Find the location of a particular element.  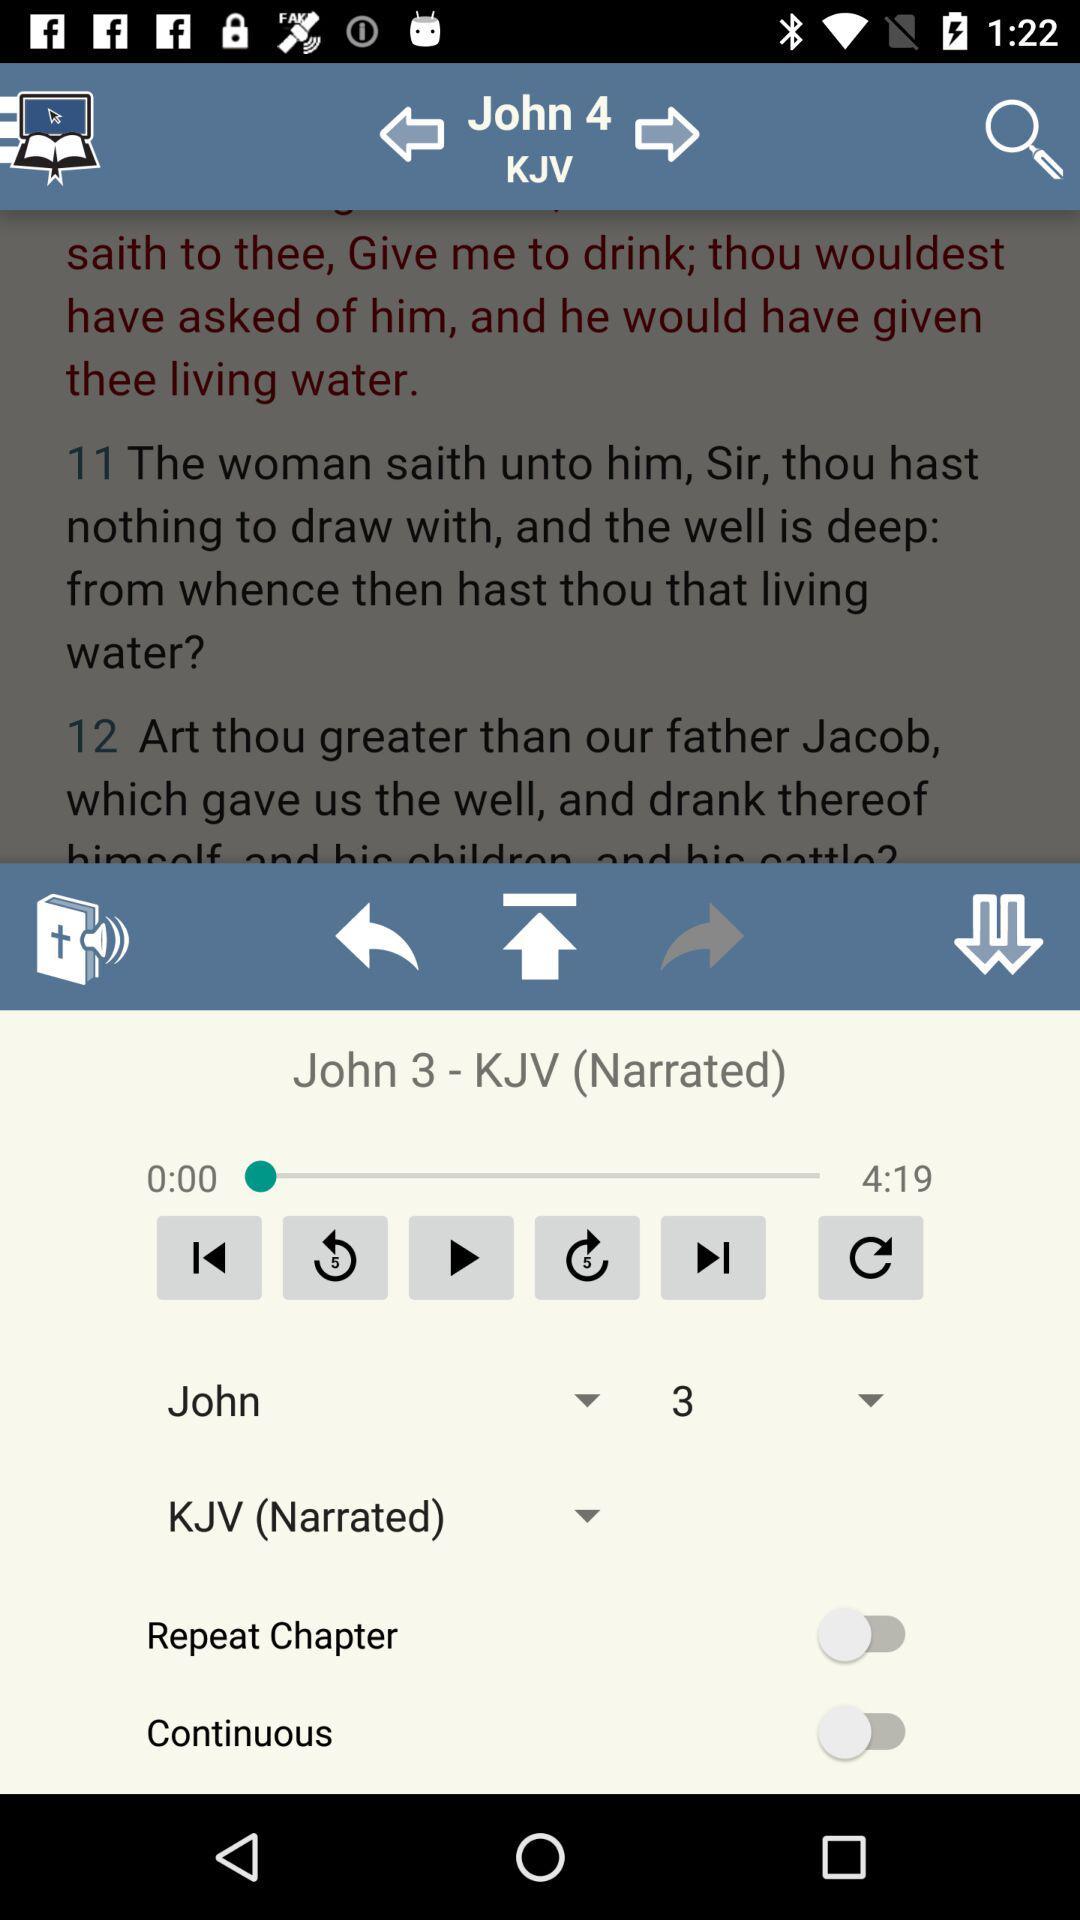

the skip_next icon is located at coordinates (712, 1256).